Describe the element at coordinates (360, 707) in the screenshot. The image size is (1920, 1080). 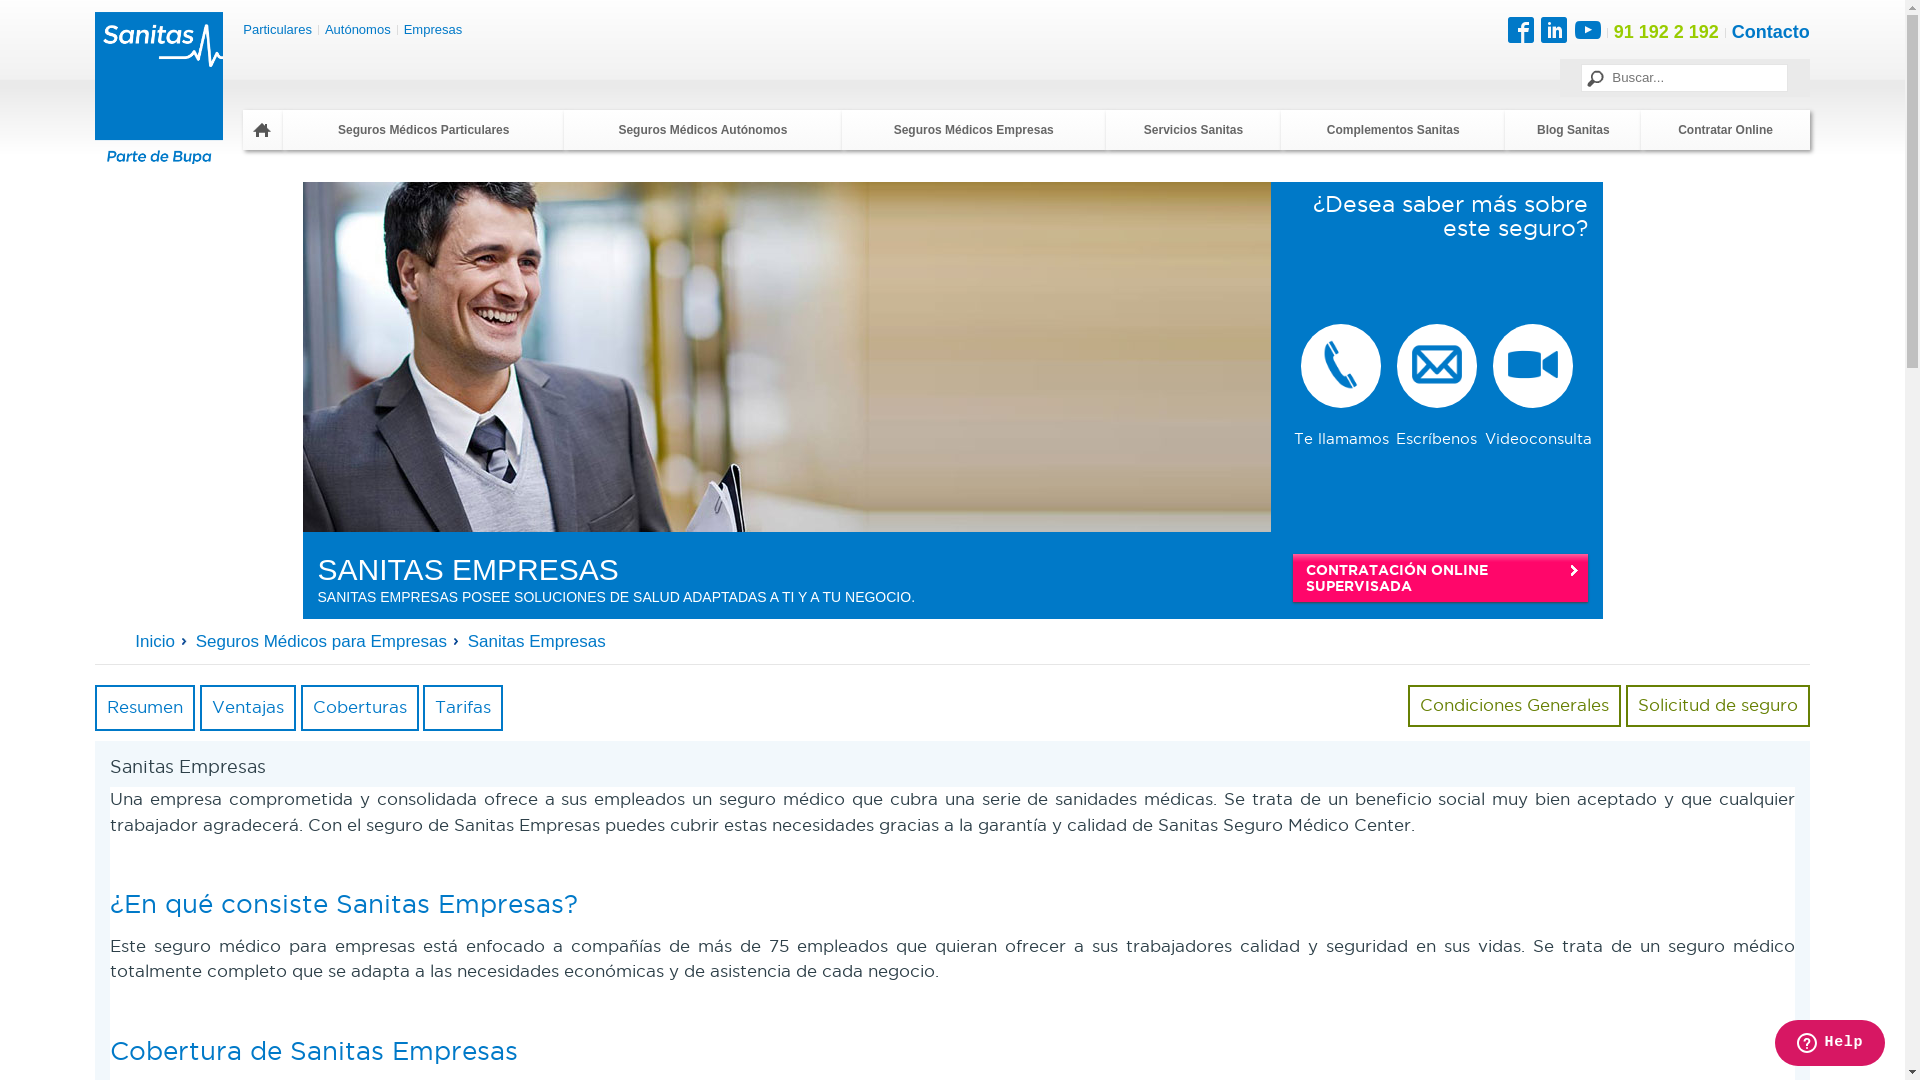
I see `'Coberturas'` at that location.